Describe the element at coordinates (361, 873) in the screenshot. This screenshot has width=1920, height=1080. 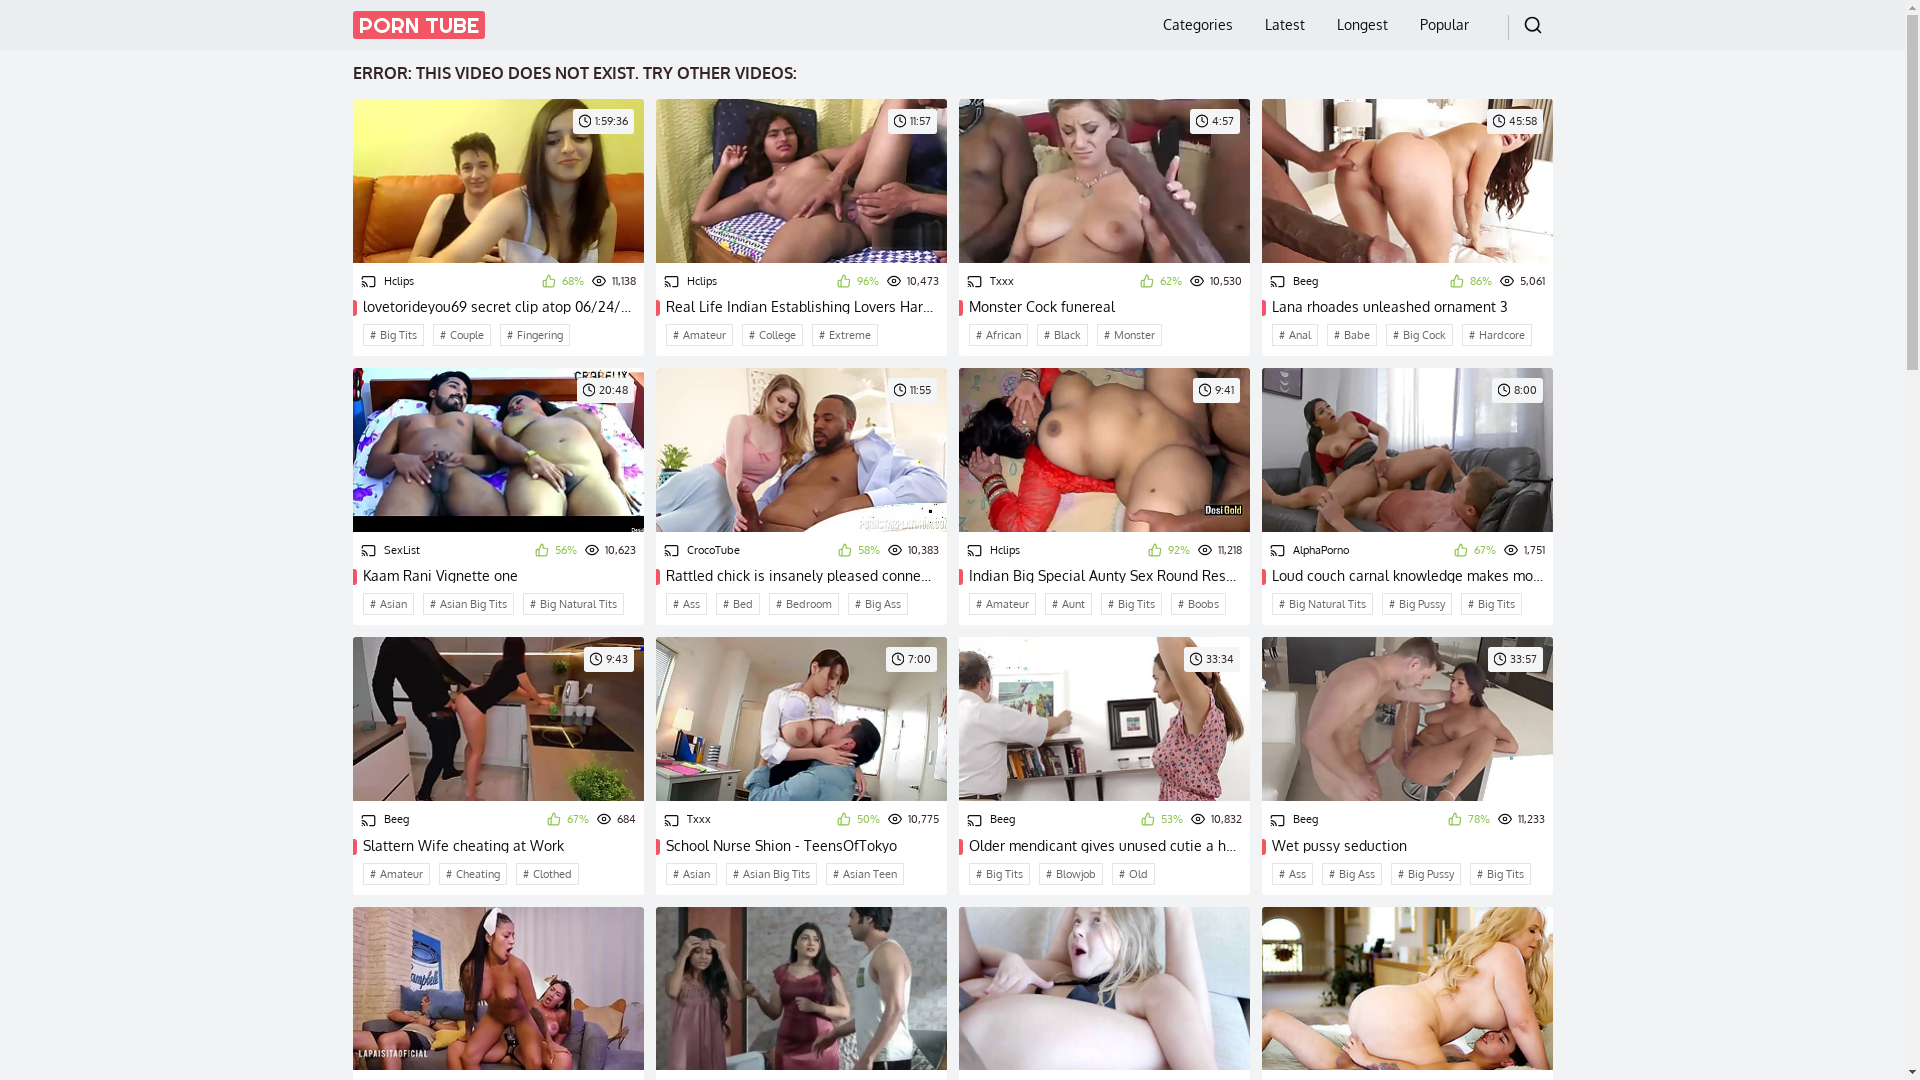
I see `'Amateur'` at that location.